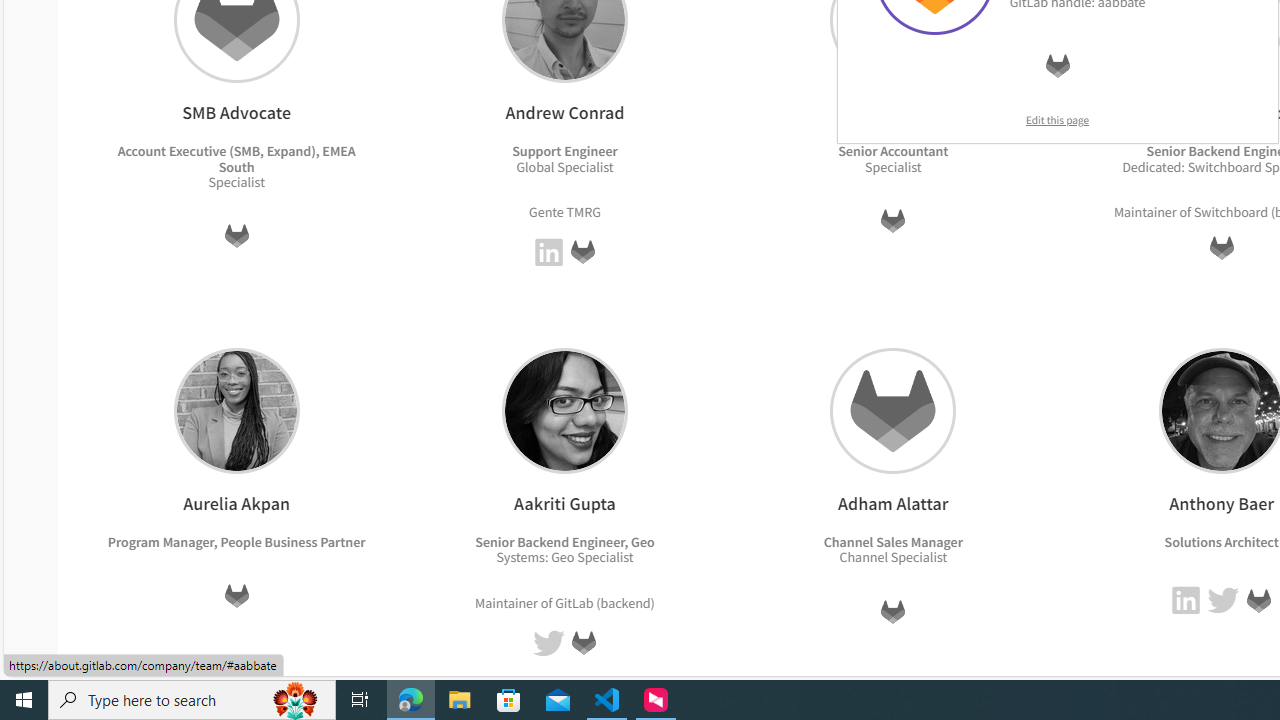 This screenshot has width=1280, height=720. Describe the element at coordinates (891, 541) in the screenshot. I see `'Channel Sales Manager'` at that location.